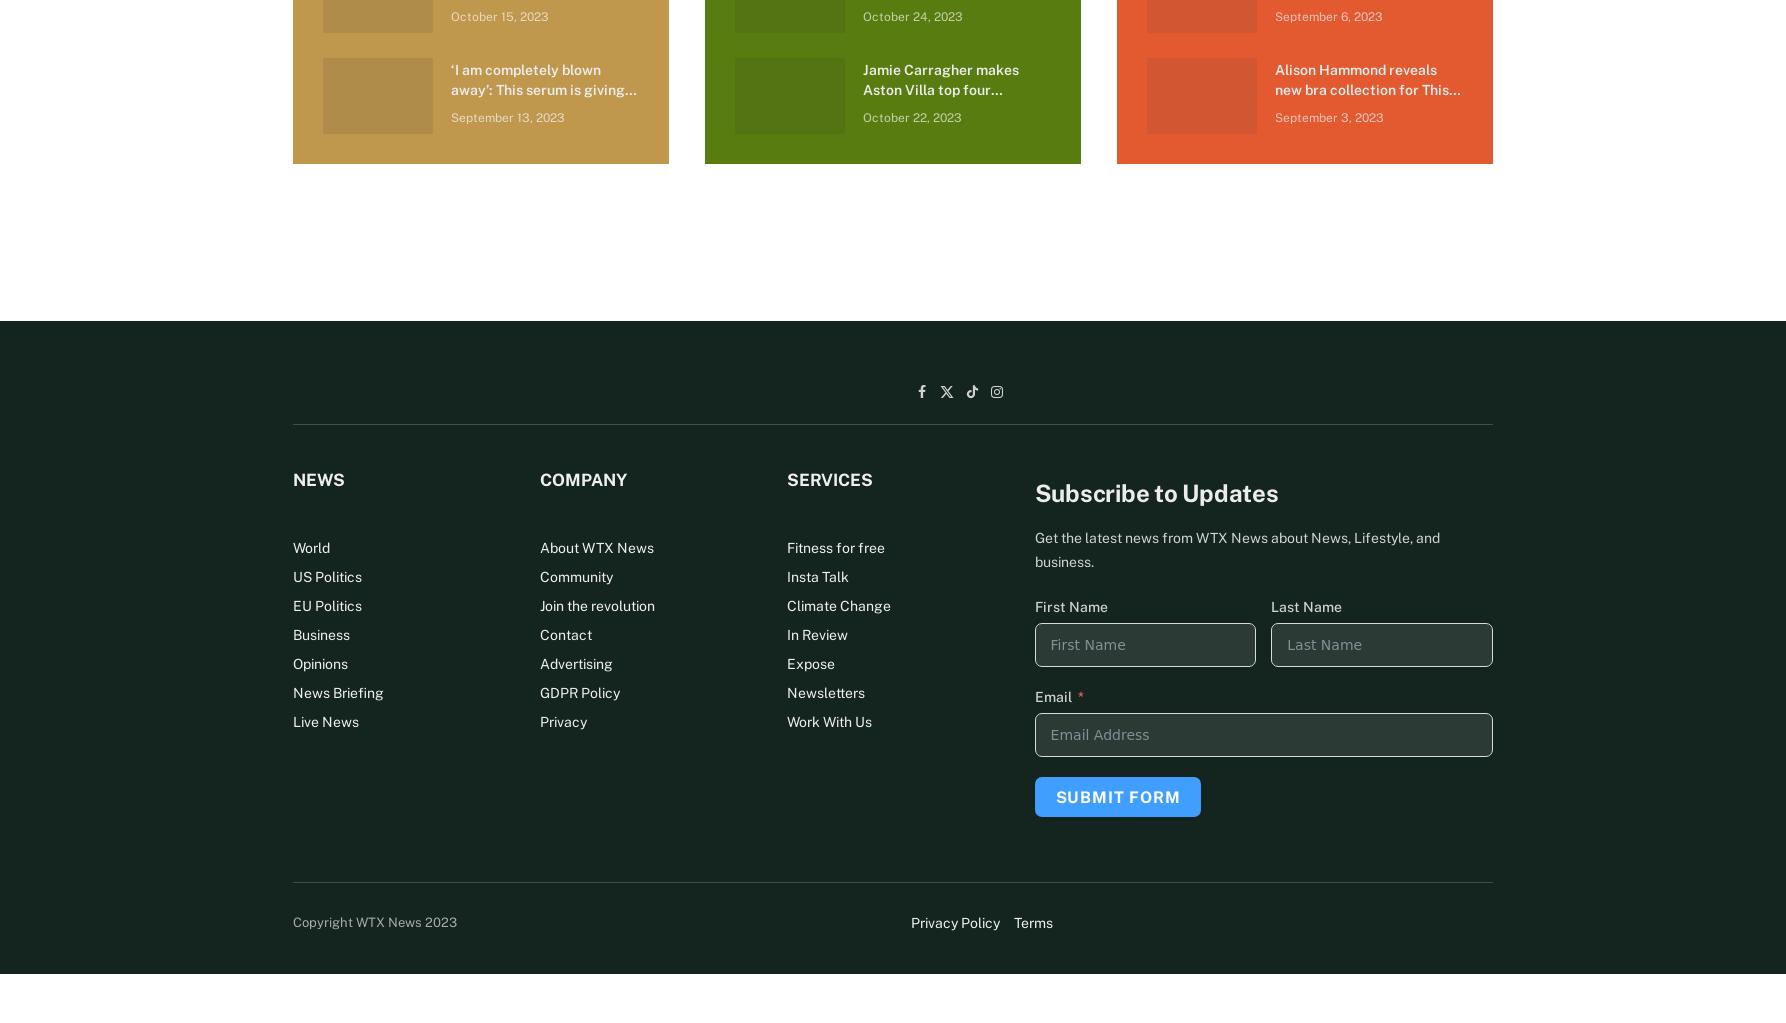 The image size is (1786, 1023). What do you see at coordinates (1306, 605) in the screenshot?
I see `'Last Name'` at bounding box center [1306, 605].